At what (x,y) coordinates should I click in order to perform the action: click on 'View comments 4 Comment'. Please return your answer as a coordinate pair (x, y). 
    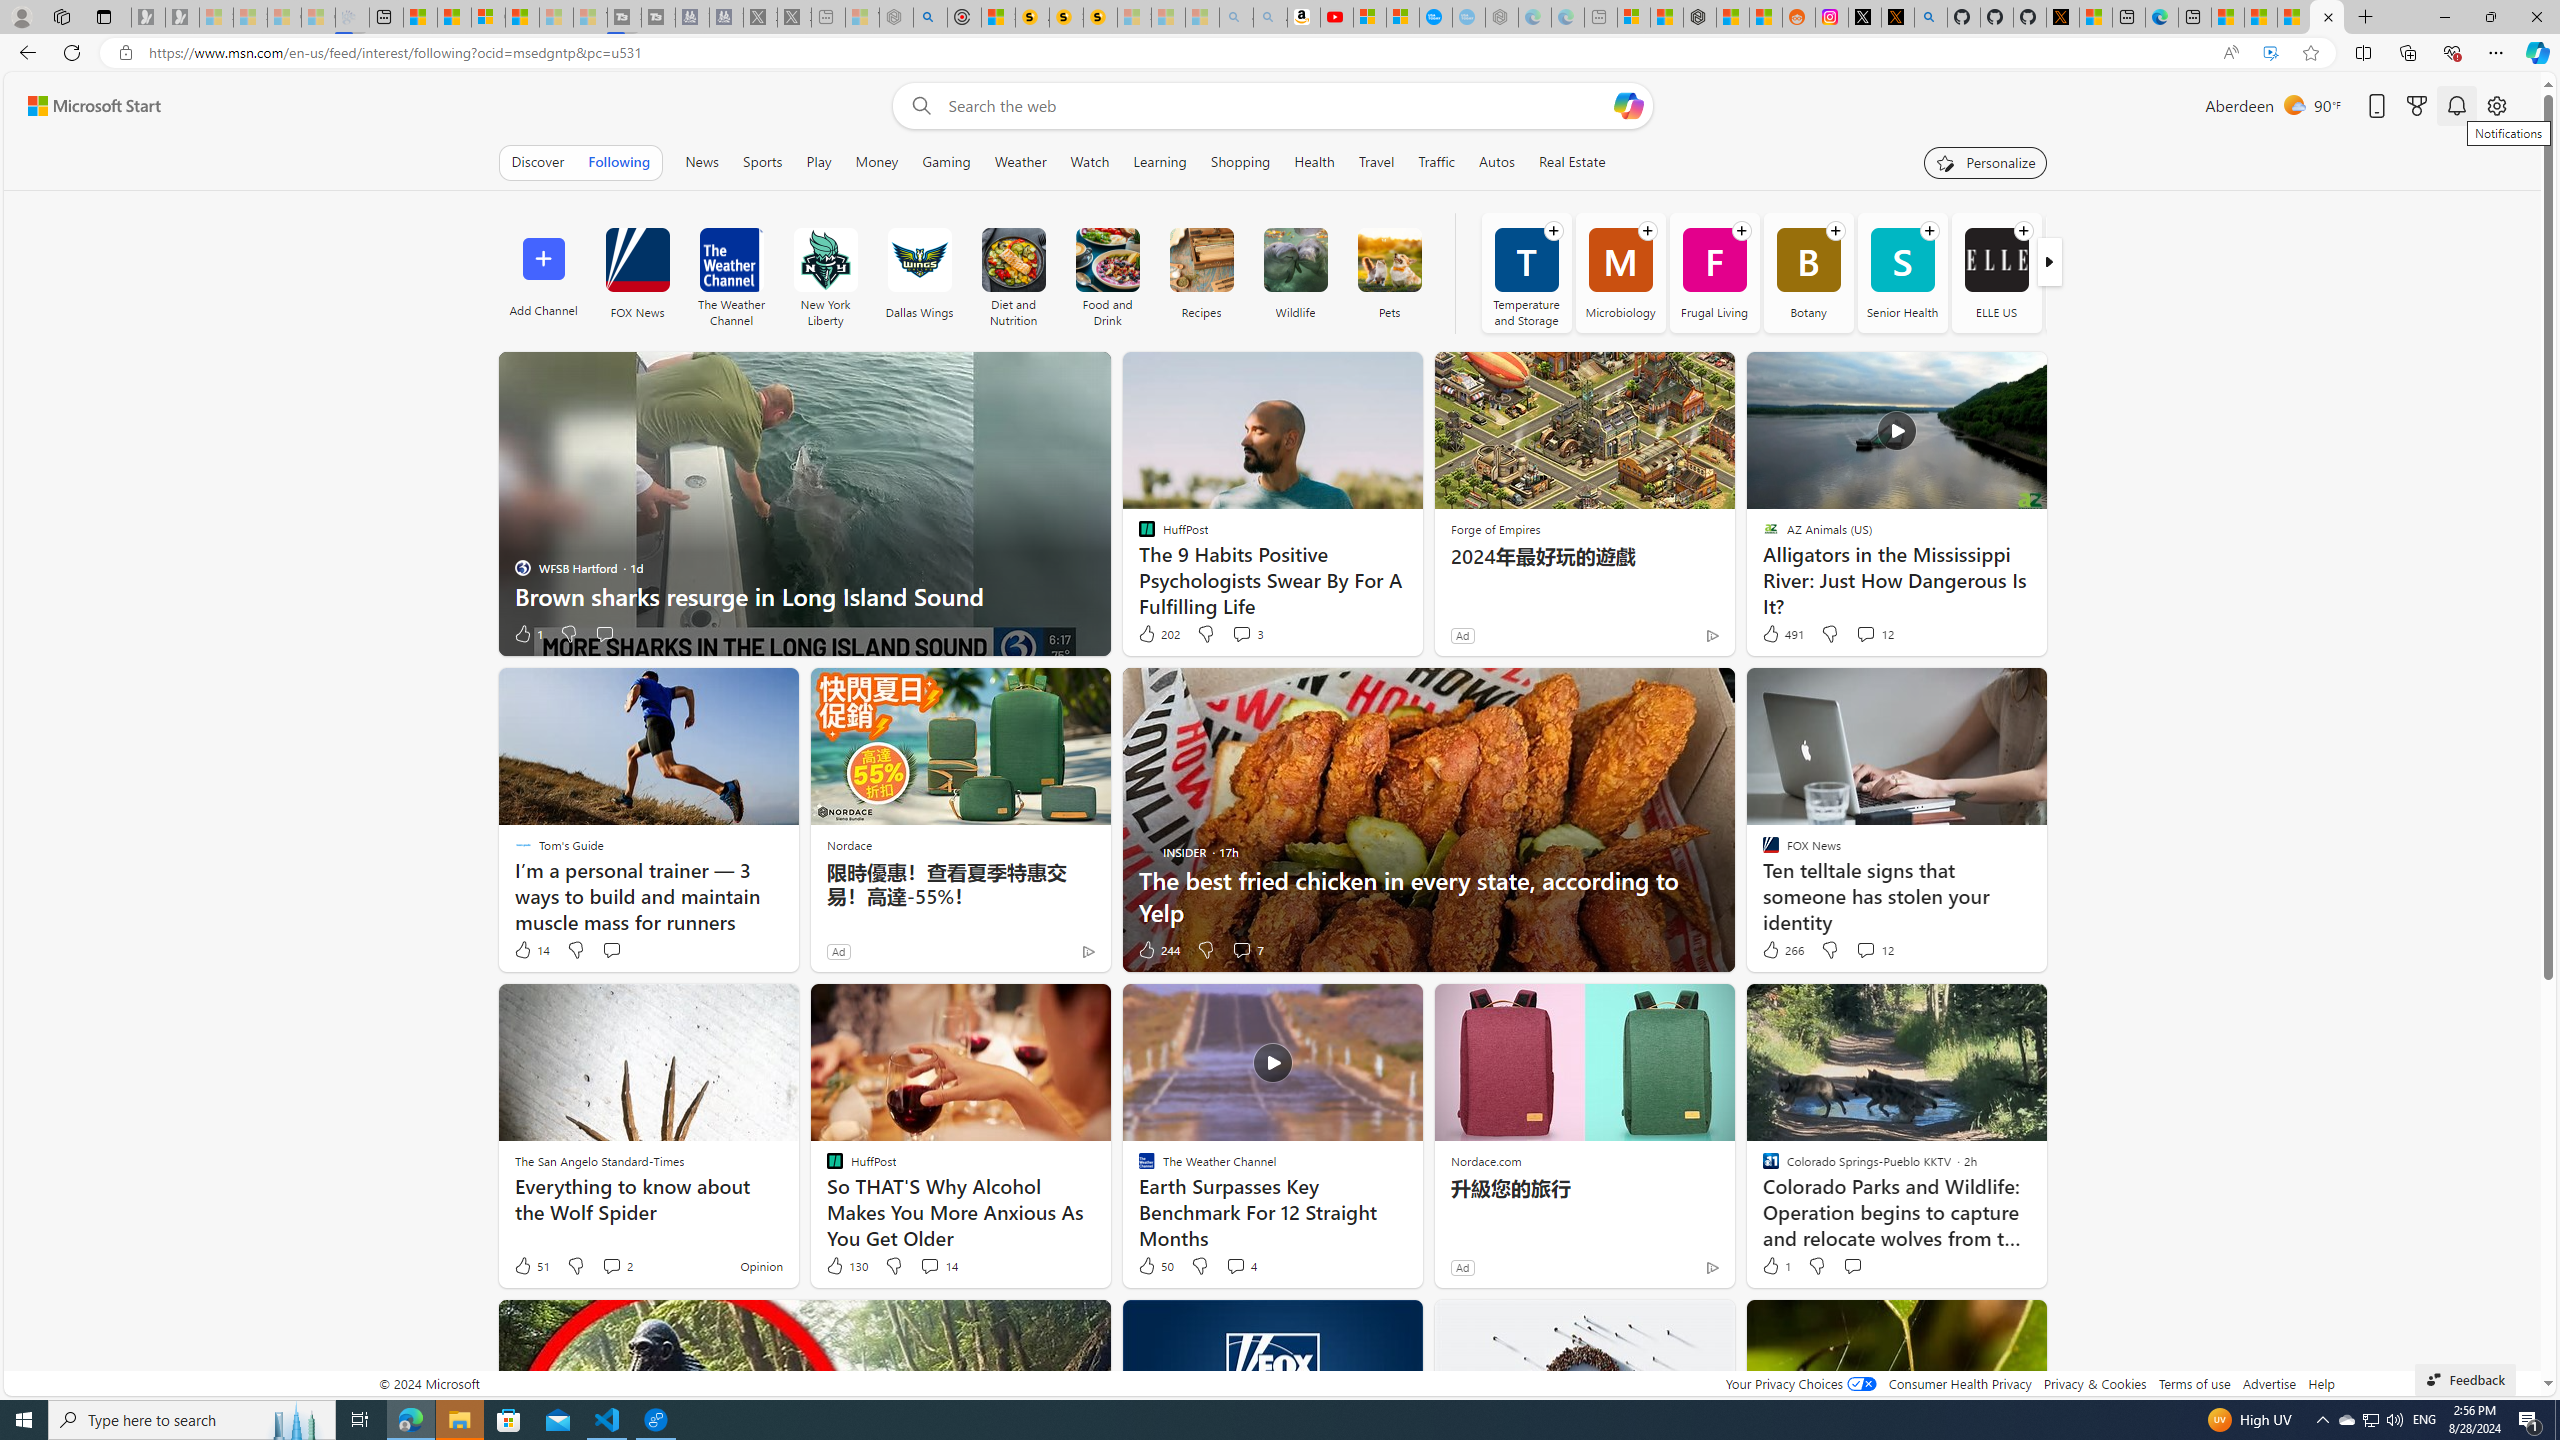
    Looking at the image, I should click on (1235, 1264).